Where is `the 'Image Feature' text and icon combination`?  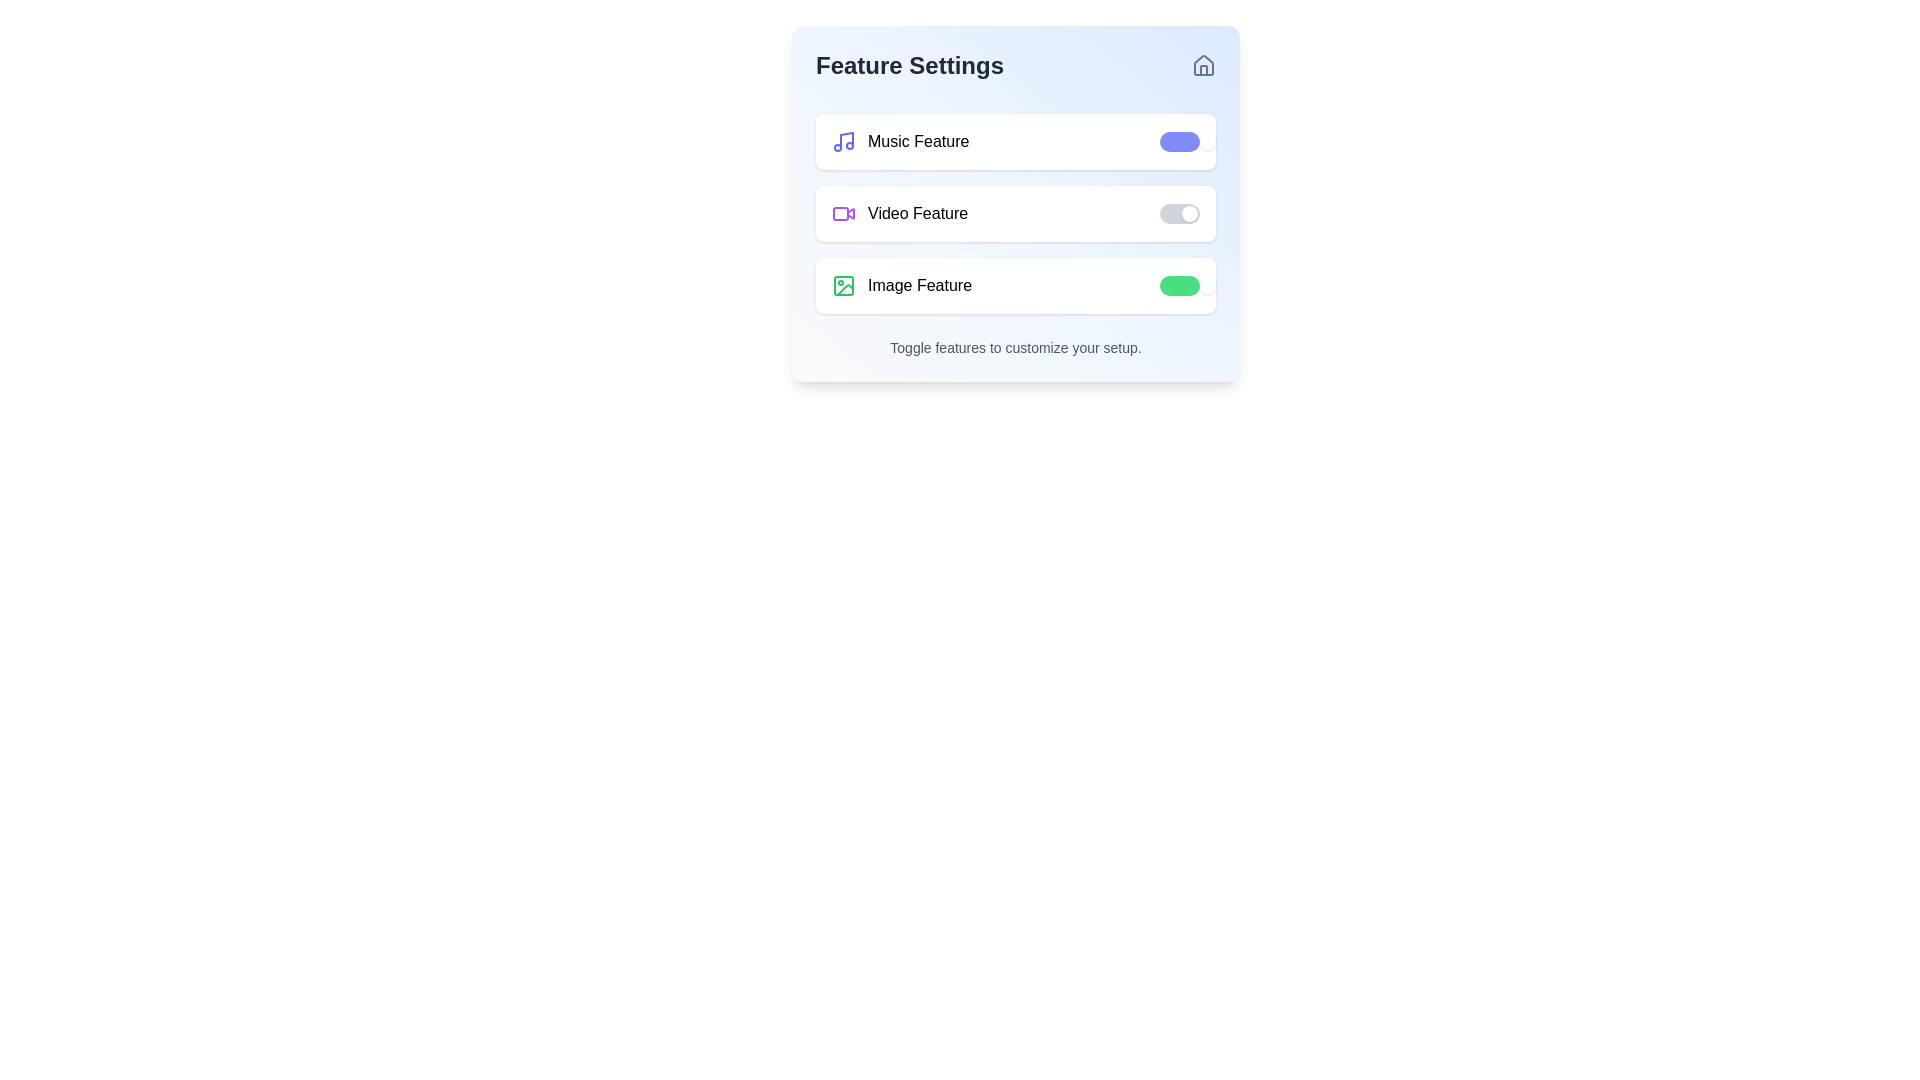
the 'Image Feature' text and icon combination is located at coordinates (901, 285).